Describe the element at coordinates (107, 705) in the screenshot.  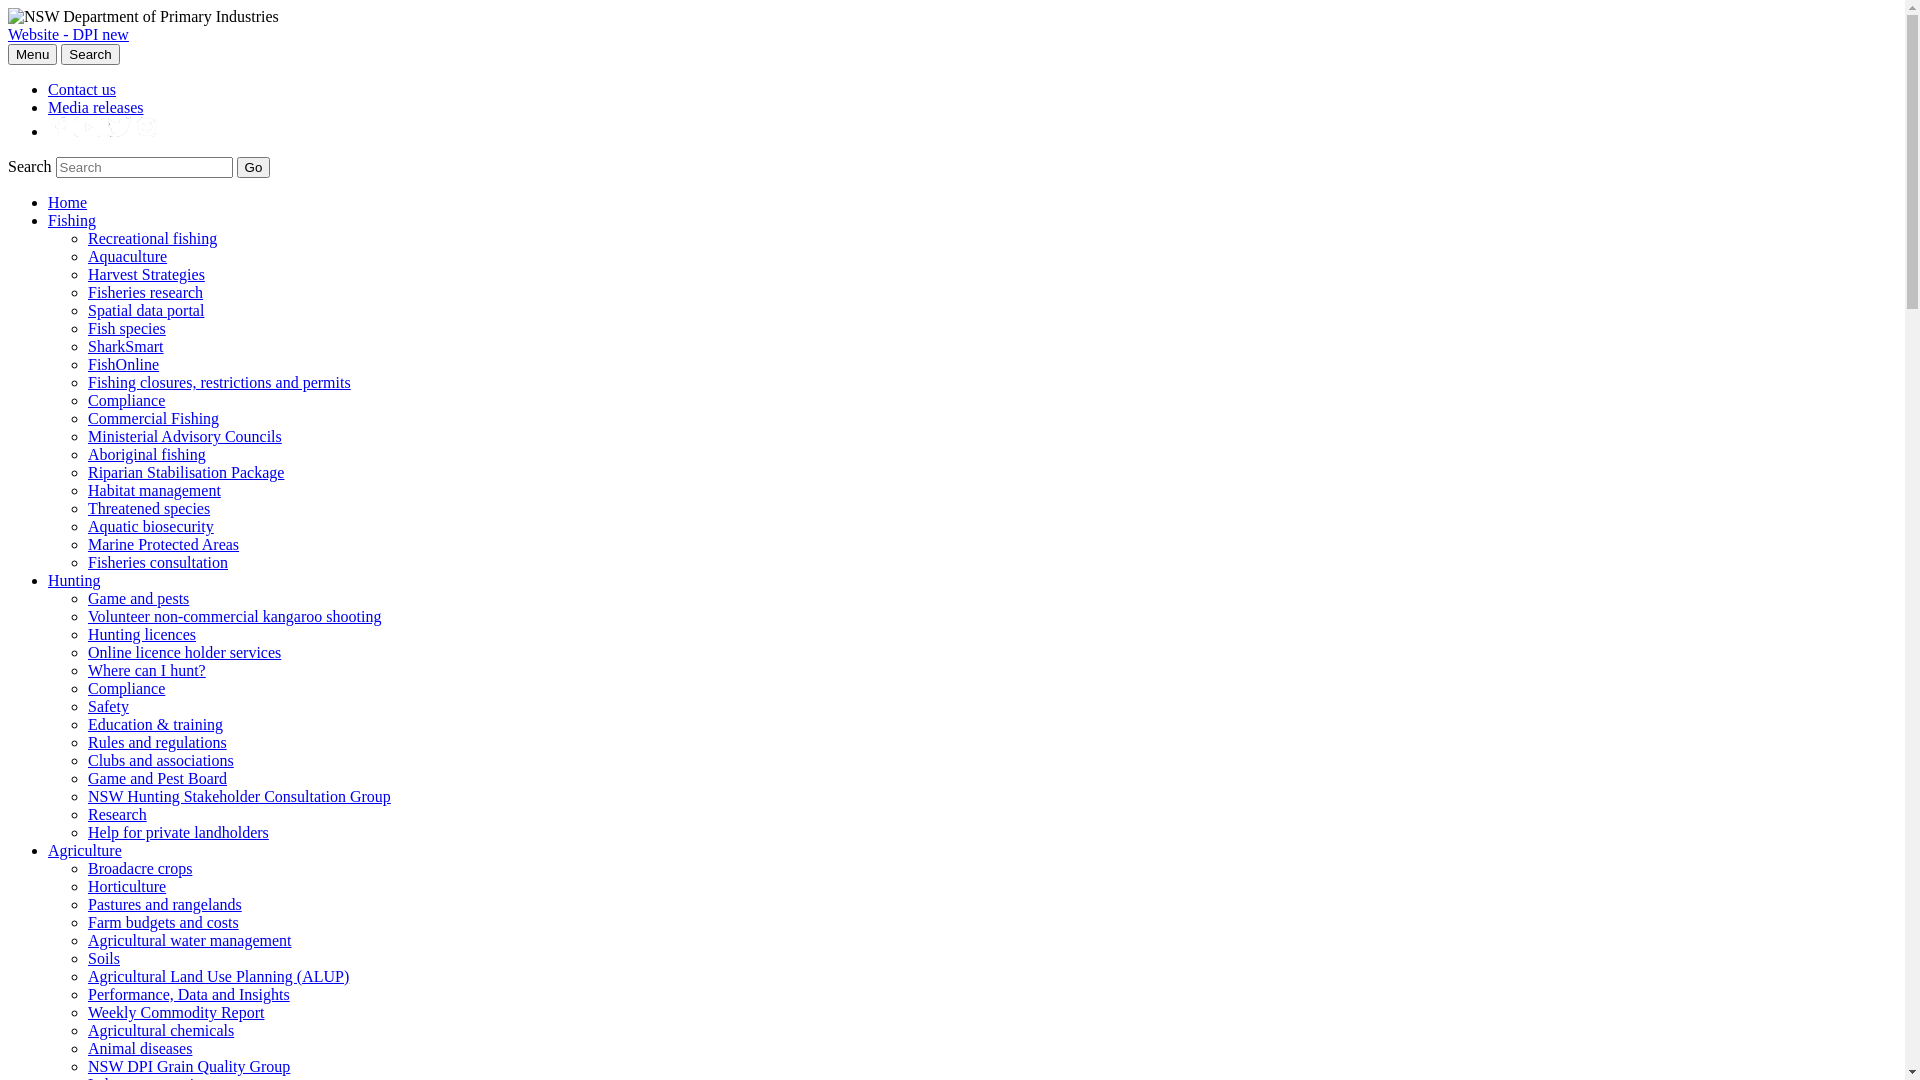
I see `'Safety'` at that location.